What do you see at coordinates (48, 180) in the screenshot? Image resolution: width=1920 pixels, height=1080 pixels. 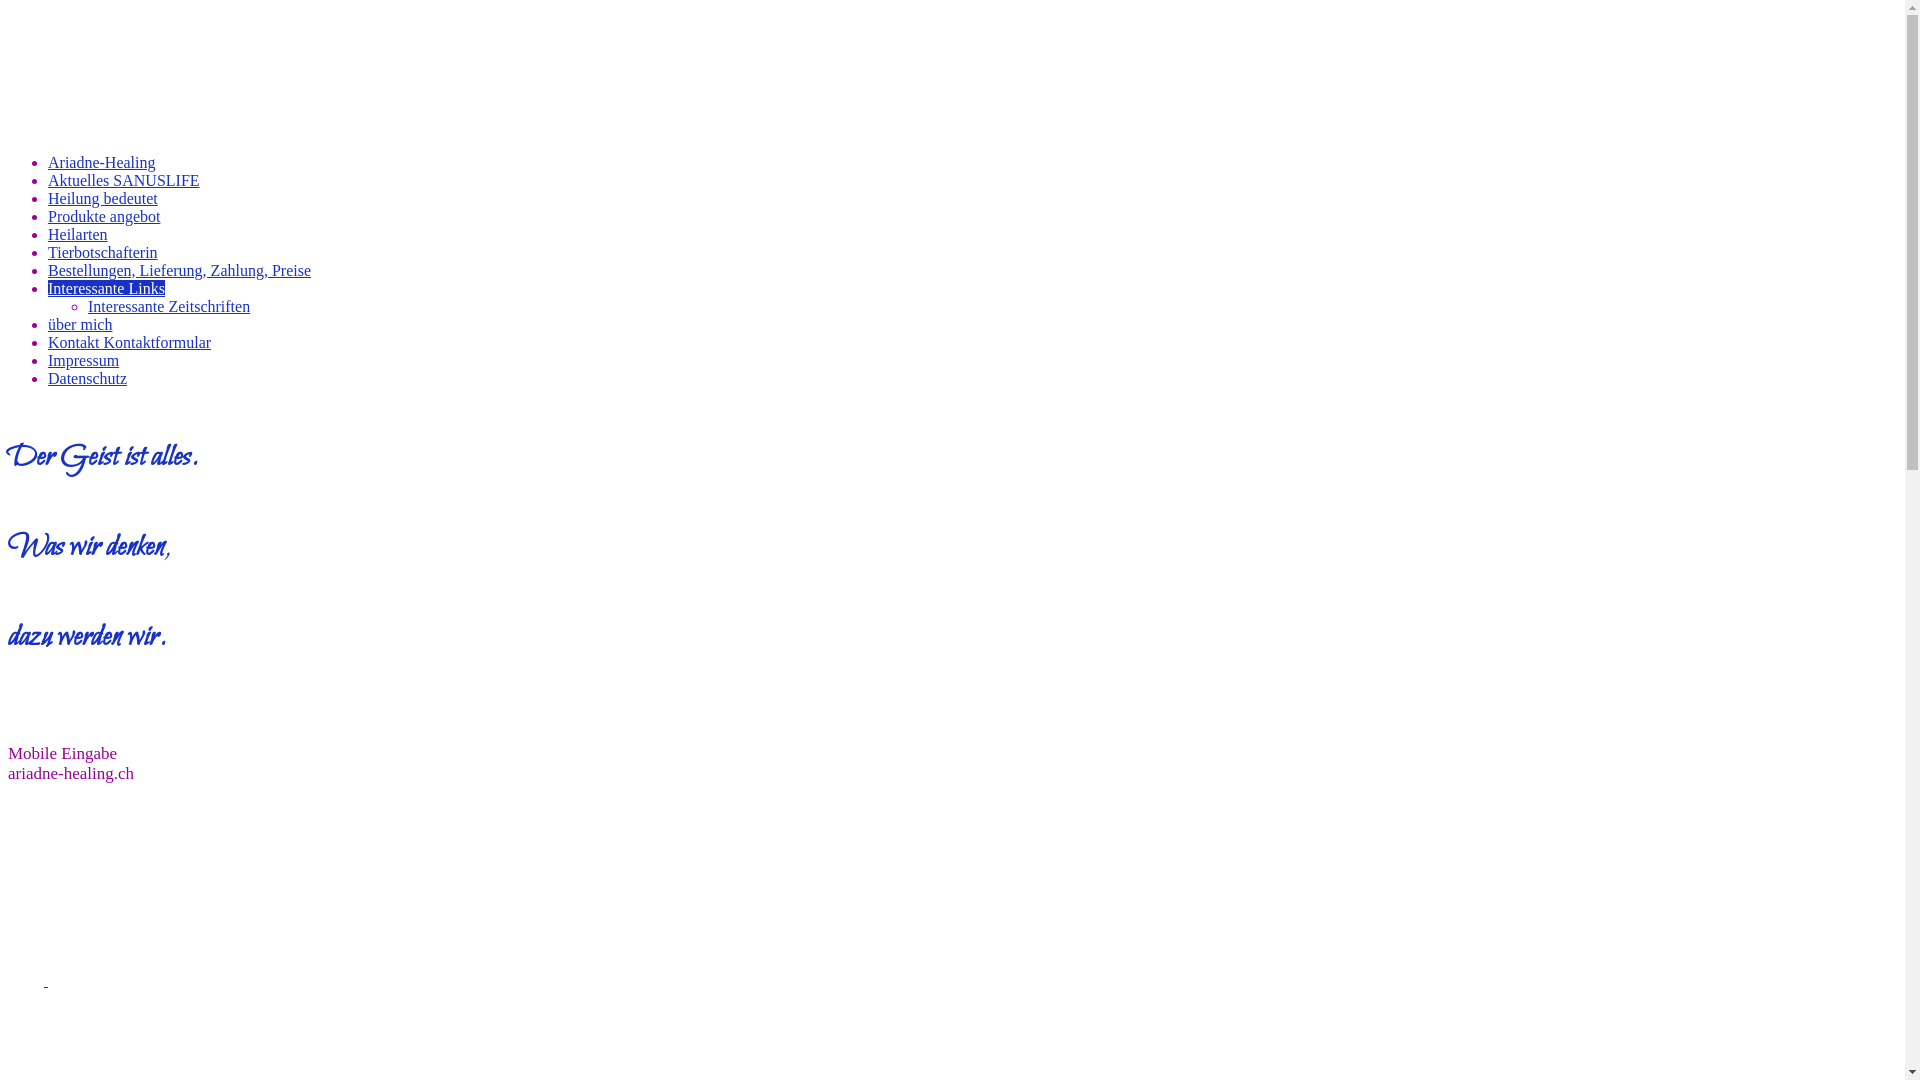 I see `'Aktuelles SANUSLIFE'` at bounding box center [48, 180].